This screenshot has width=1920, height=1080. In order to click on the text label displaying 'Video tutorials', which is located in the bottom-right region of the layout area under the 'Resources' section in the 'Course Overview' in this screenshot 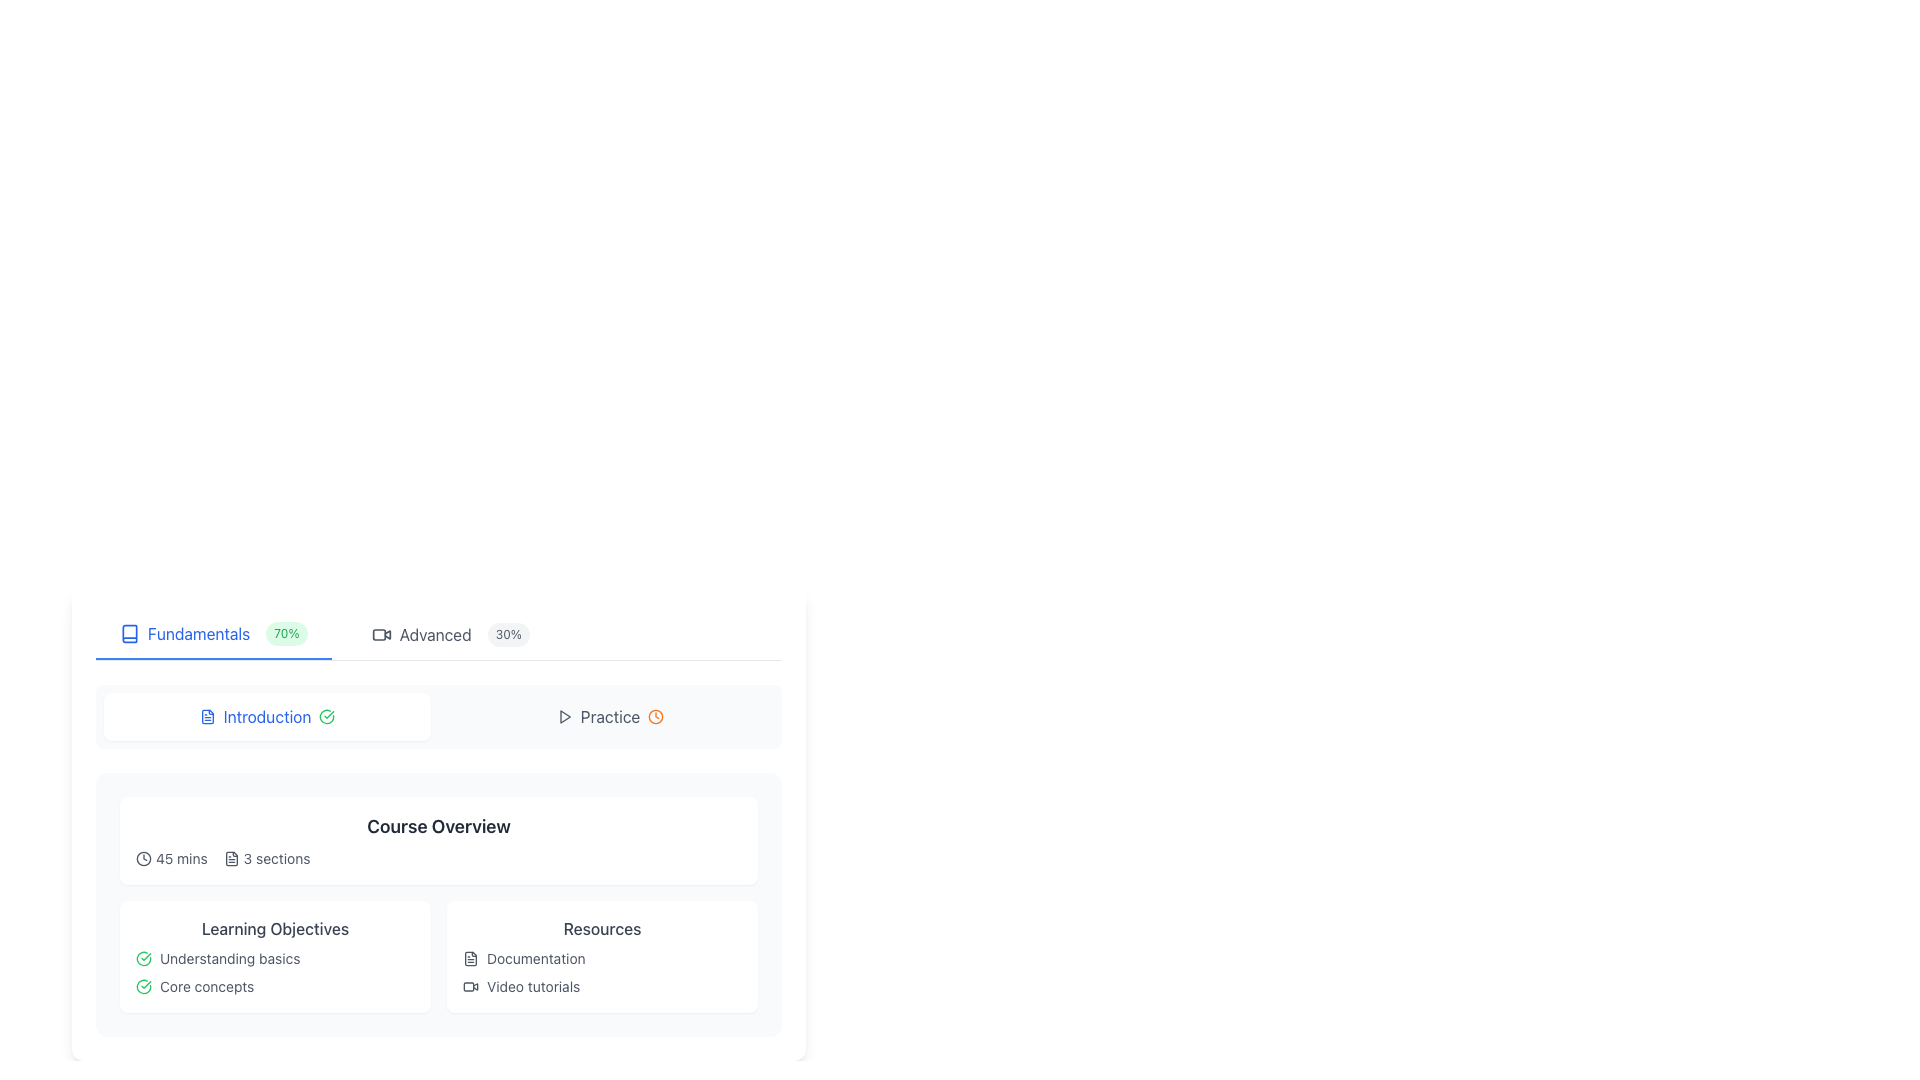, I will do `click(533, 986)`.